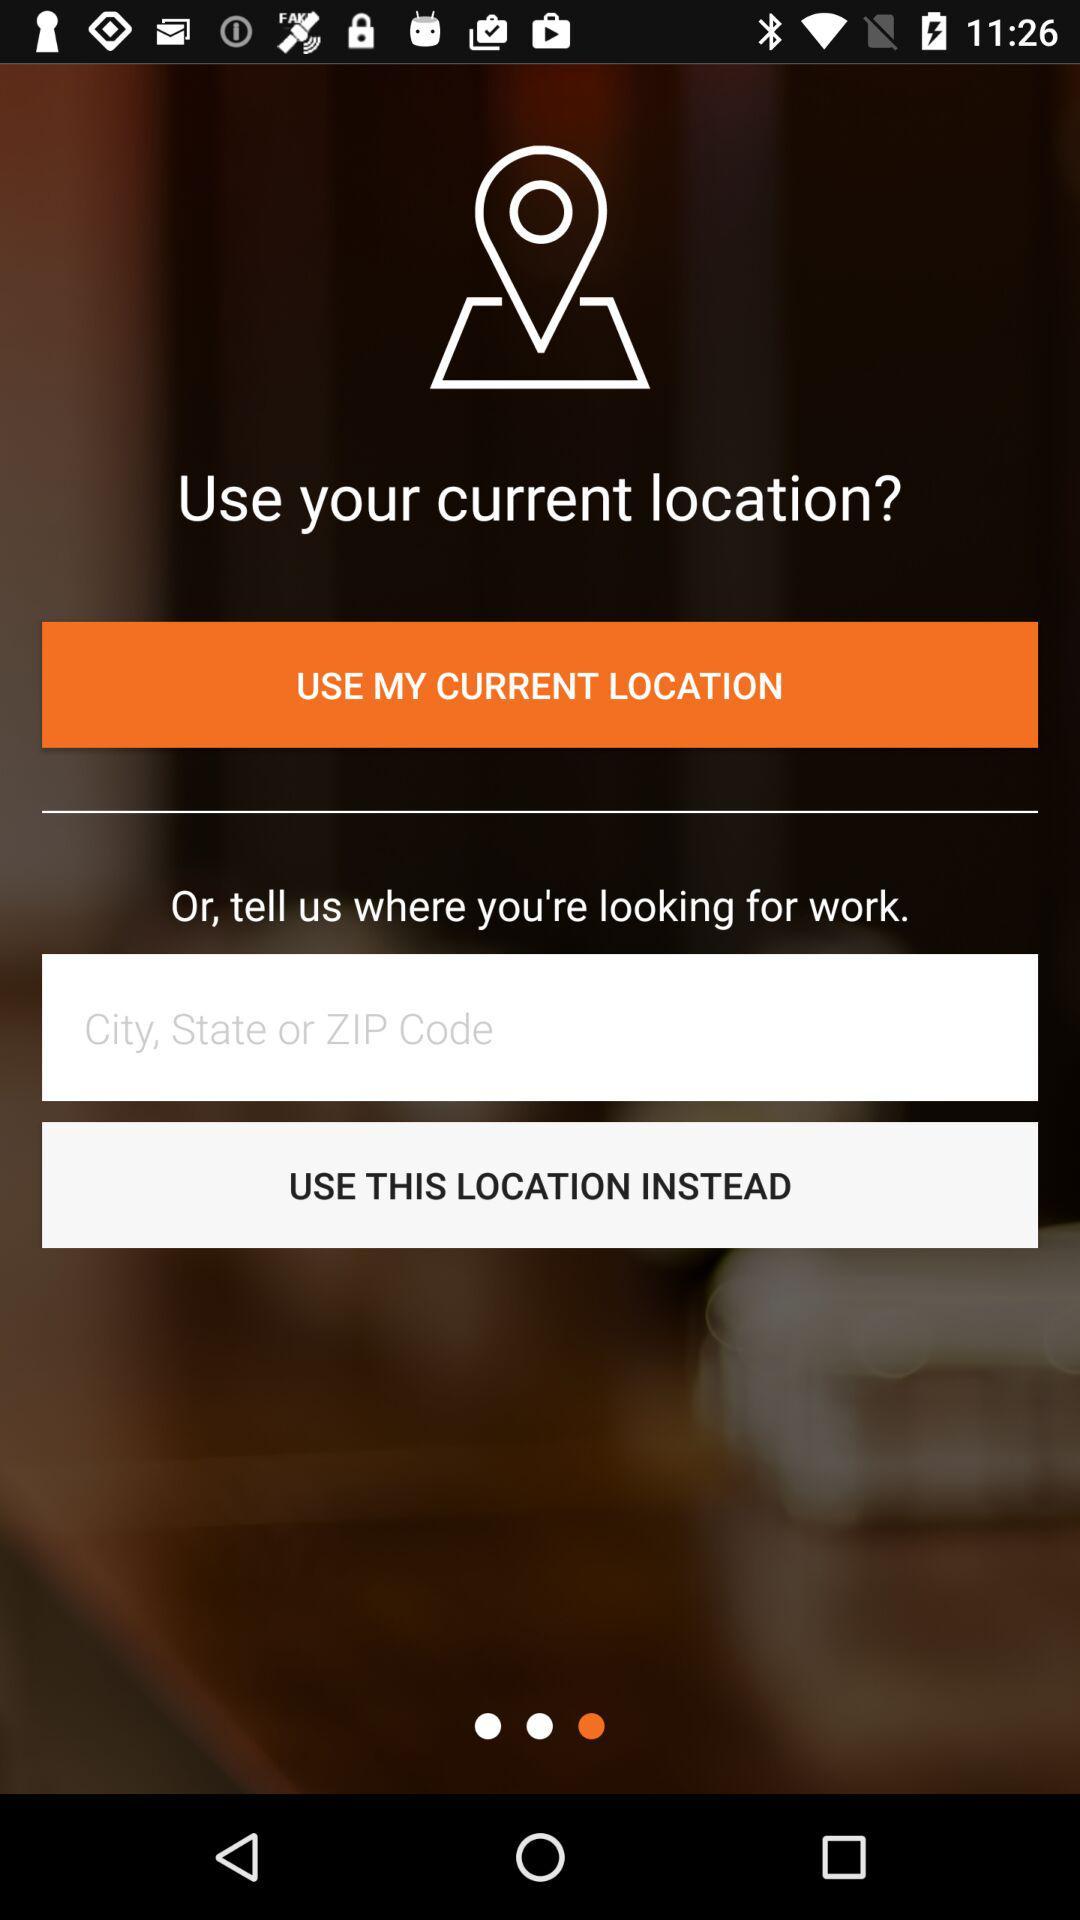 Image resolution: width=1080 pixels, height=1920 pixels. Describe the element at coordinates (538, 1725) in the screenshot. I see `the icon below use this location item` at that location.